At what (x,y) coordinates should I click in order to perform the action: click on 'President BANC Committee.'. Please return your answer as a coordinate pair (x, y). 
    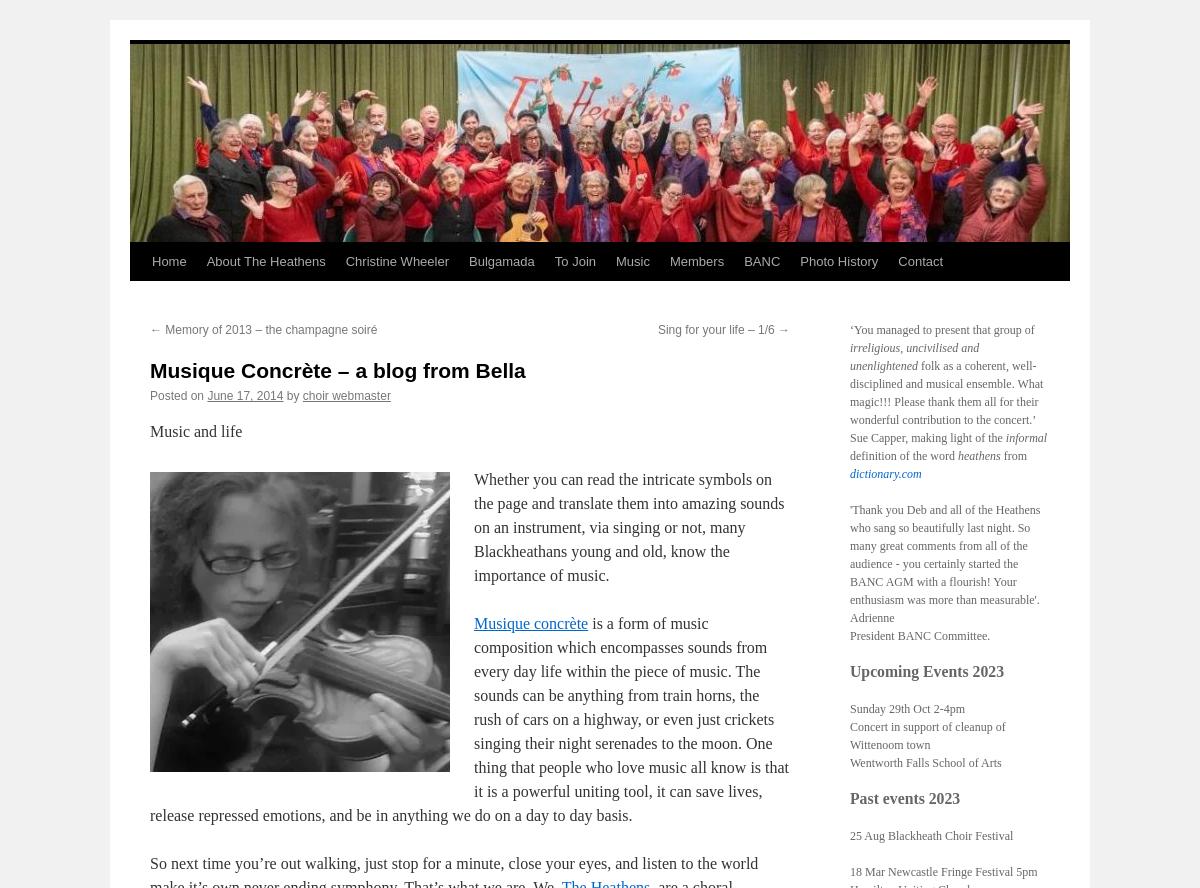
    Looking at the image, I should click on (920, 634).